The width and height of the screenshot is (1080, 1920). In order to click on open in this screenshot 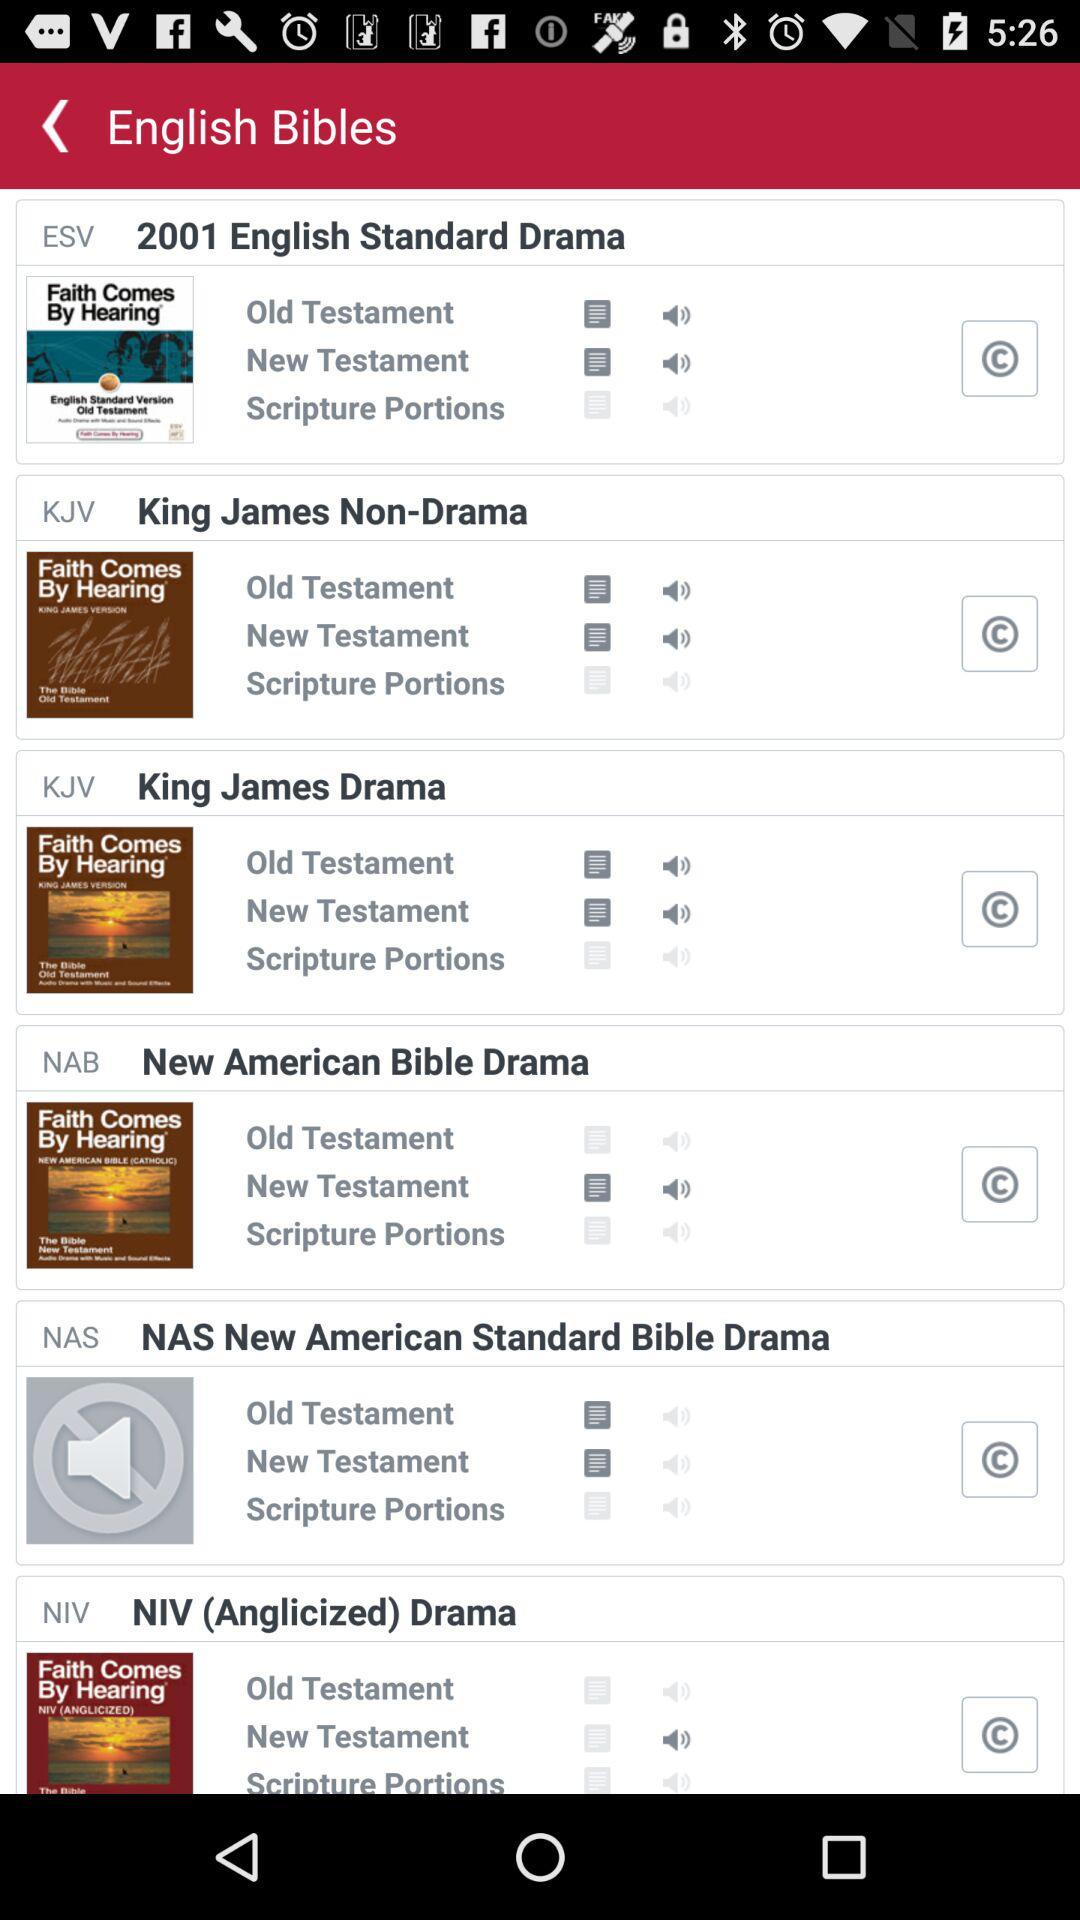, I will do `click(999, 358)`.